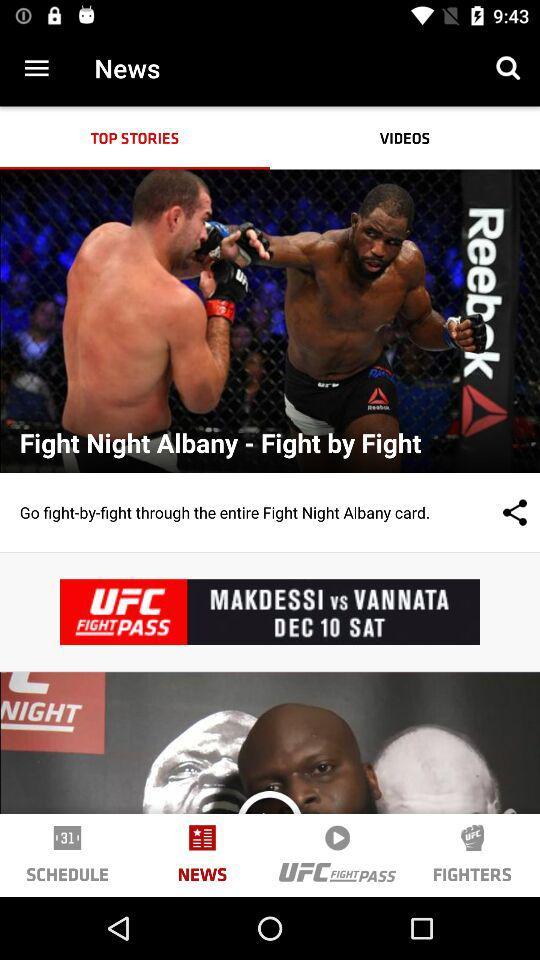  I want to click on icon to the right of news icon, so click(269, 824).